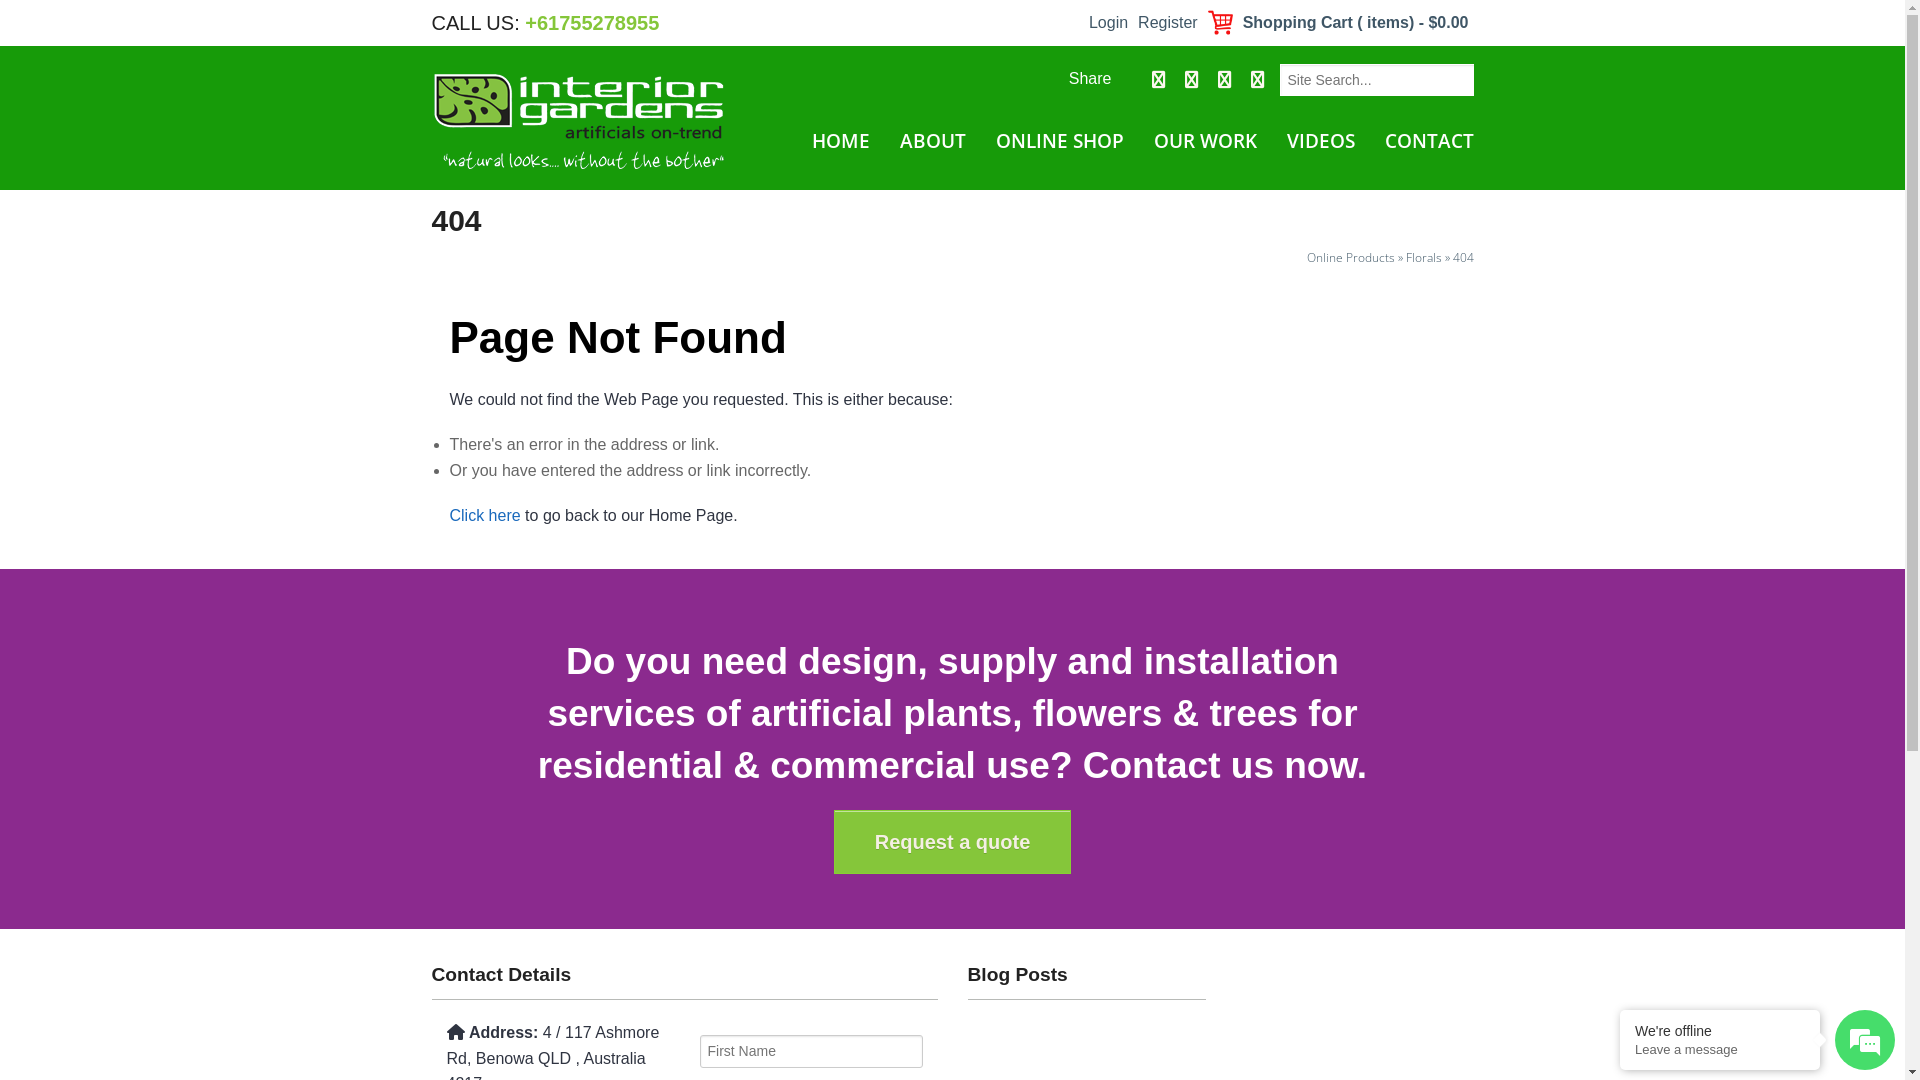 The image size is (1920, 1080). Describe the element at coordinates (590, 23) in the screenshot. I see `'+61755278955'` at that location.